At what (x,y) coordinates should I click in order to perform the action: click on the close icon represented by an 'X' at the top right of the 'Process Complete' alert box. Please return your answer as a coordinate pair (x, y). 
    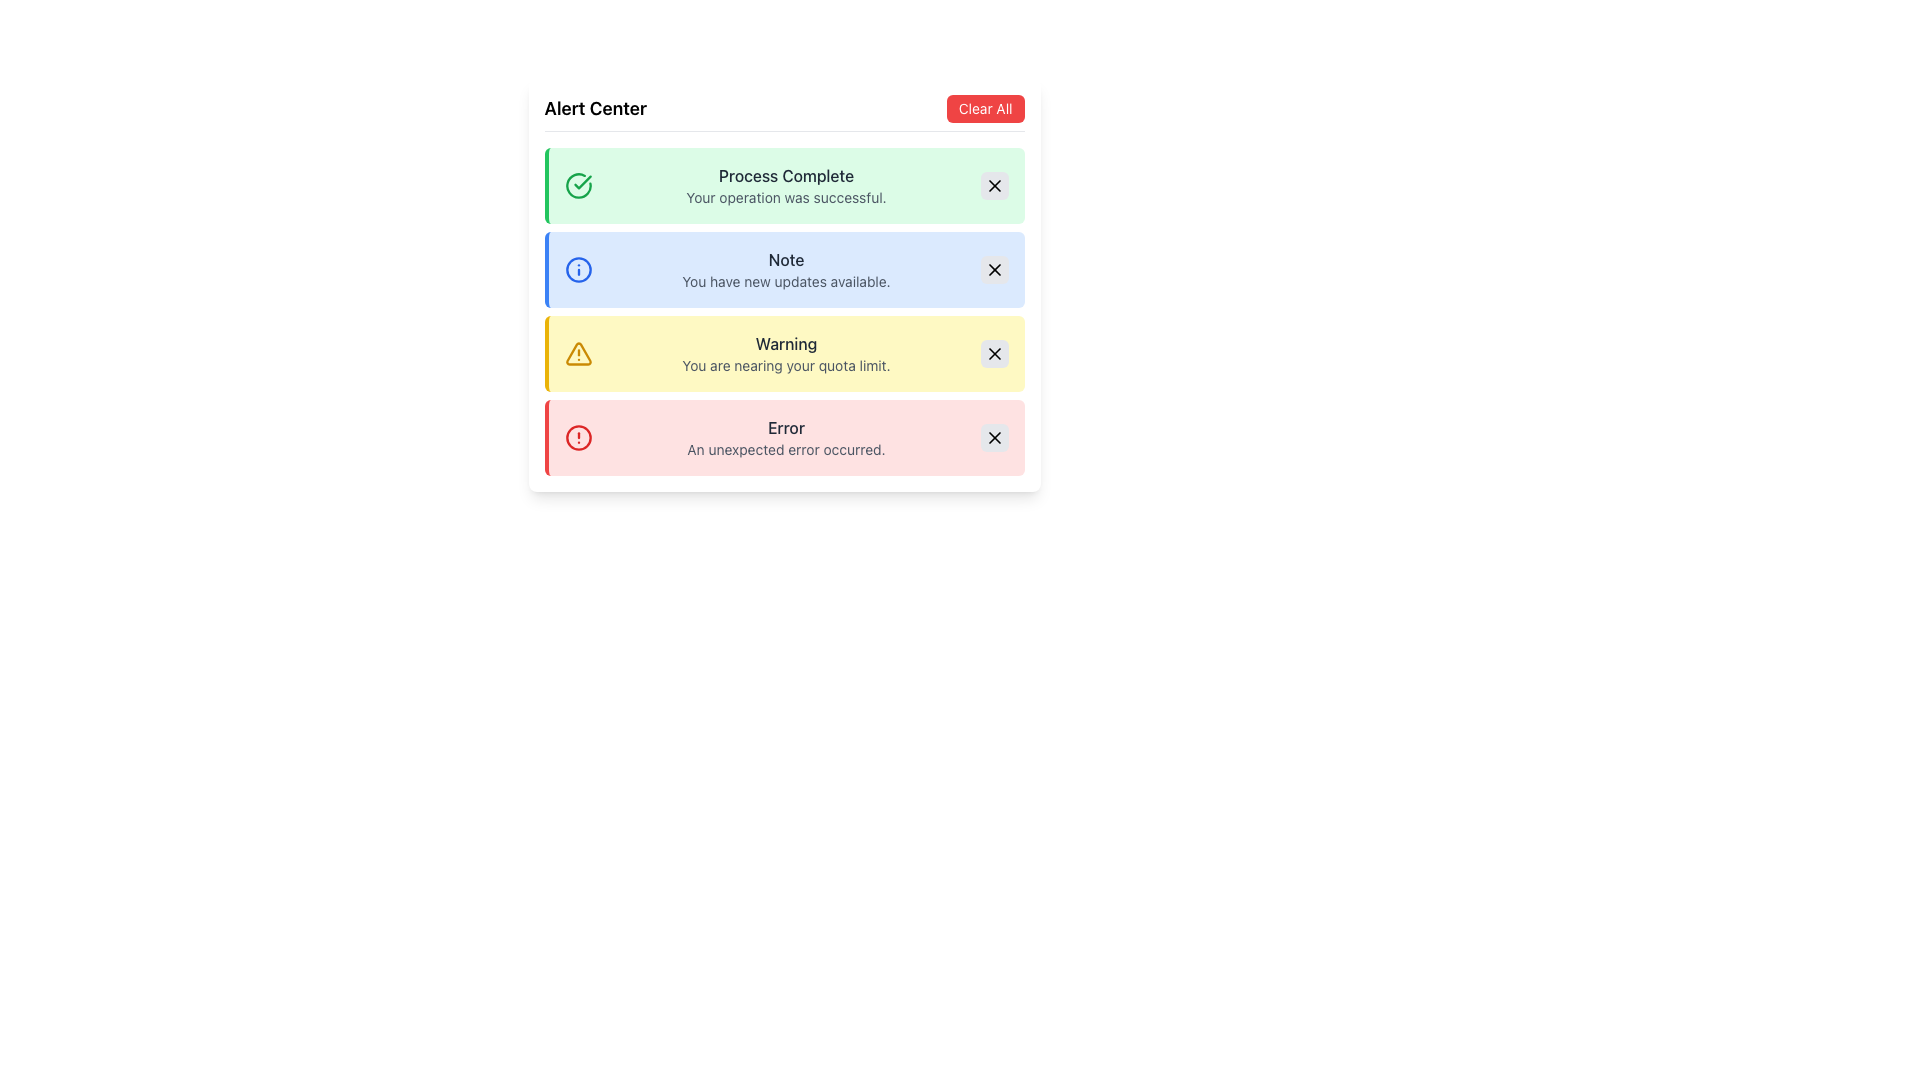
    Looking at the image, I should click on (994, 185).